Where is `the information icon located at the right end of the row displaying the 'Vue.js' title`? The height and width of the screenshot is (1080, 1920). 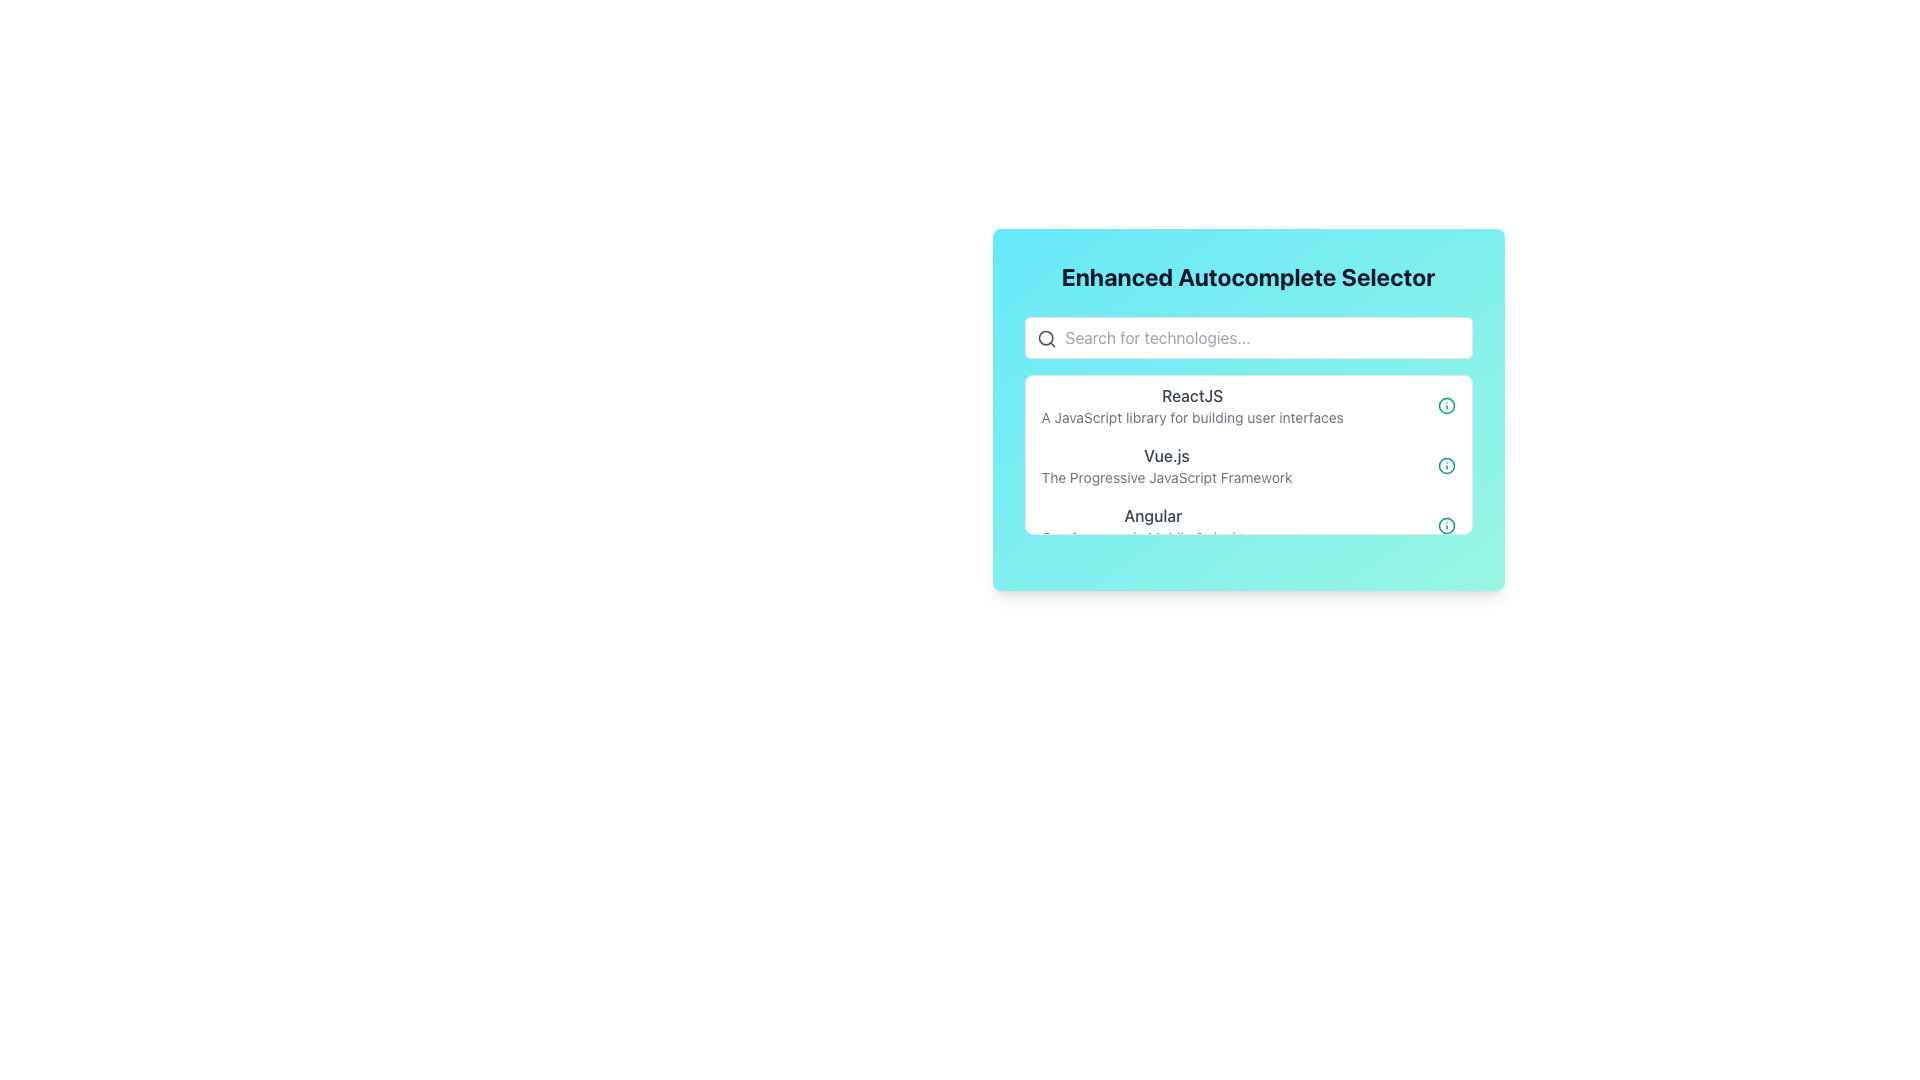
the information icon located at the right end of the row displaying the 'Vue.js' title is located at coordinates (1446, 466).